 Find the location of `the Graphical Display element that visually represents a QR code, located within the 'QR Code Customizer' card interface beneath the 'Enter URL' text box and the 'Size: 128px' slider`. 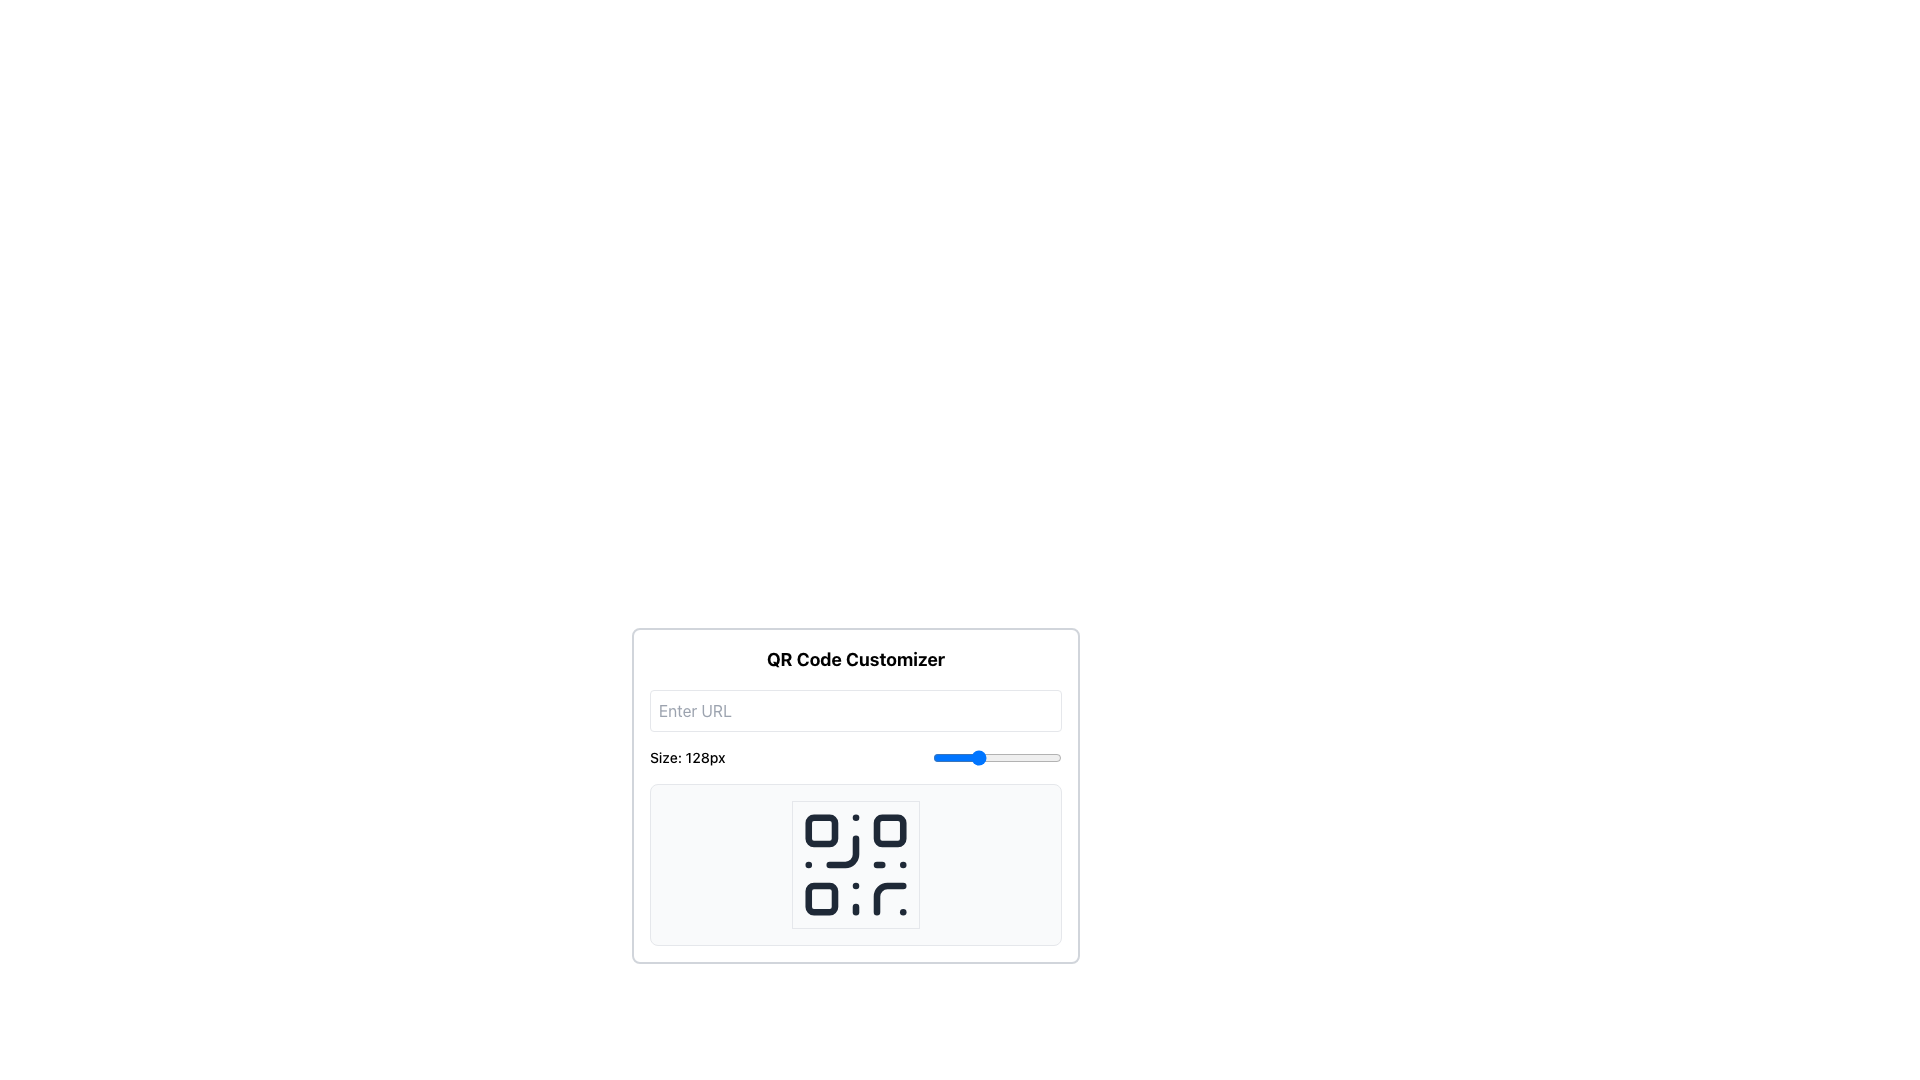

the Graphical Display element that visually represents a QR code, located within the 'QR Code Customizer' card interface beneath the 'Enter URL' text box and the 'Size: 128px' slider is located at coordinates (855, 863).